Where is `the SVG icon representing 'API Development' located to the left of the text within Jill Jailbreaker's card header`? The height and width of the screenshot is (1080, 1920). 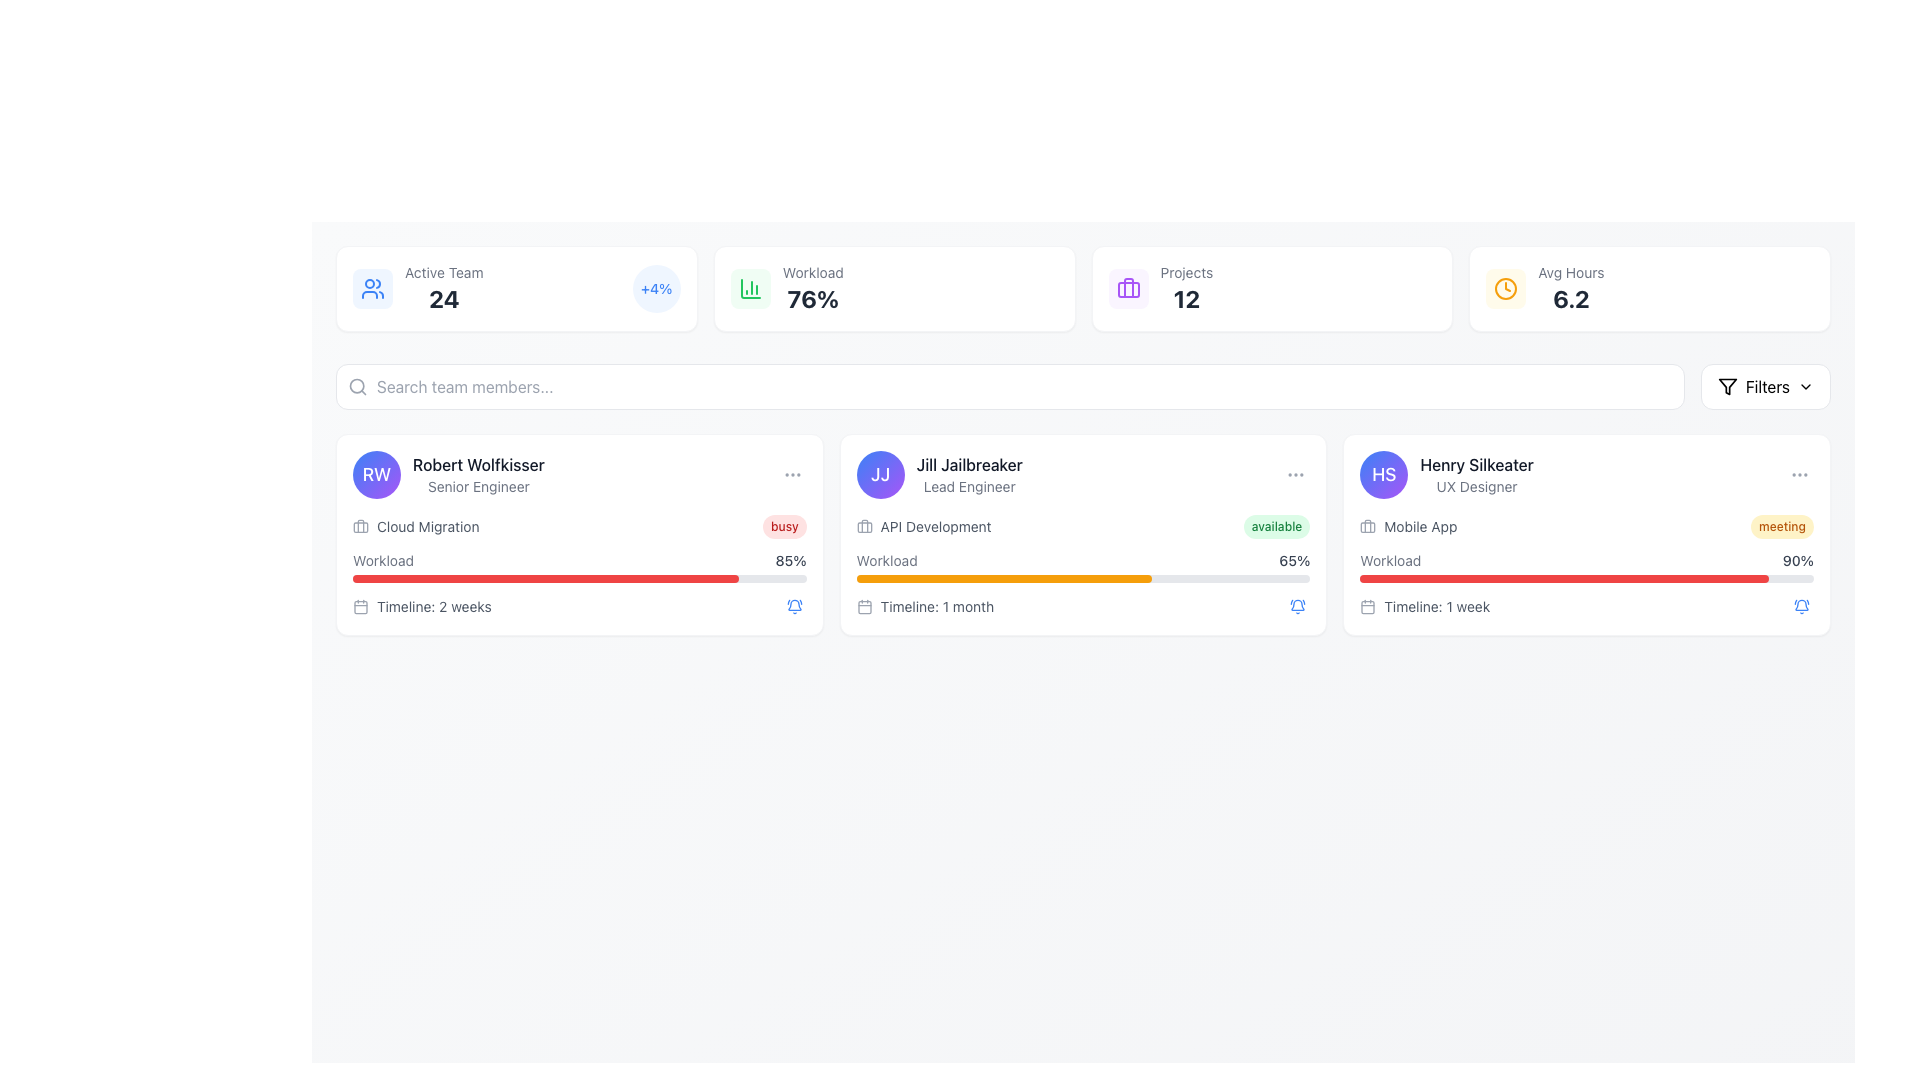
the SVG icon representing 'API Development' located to the left of the text within Jill Jailbreaker's card header is located at coordinates (864, 526).